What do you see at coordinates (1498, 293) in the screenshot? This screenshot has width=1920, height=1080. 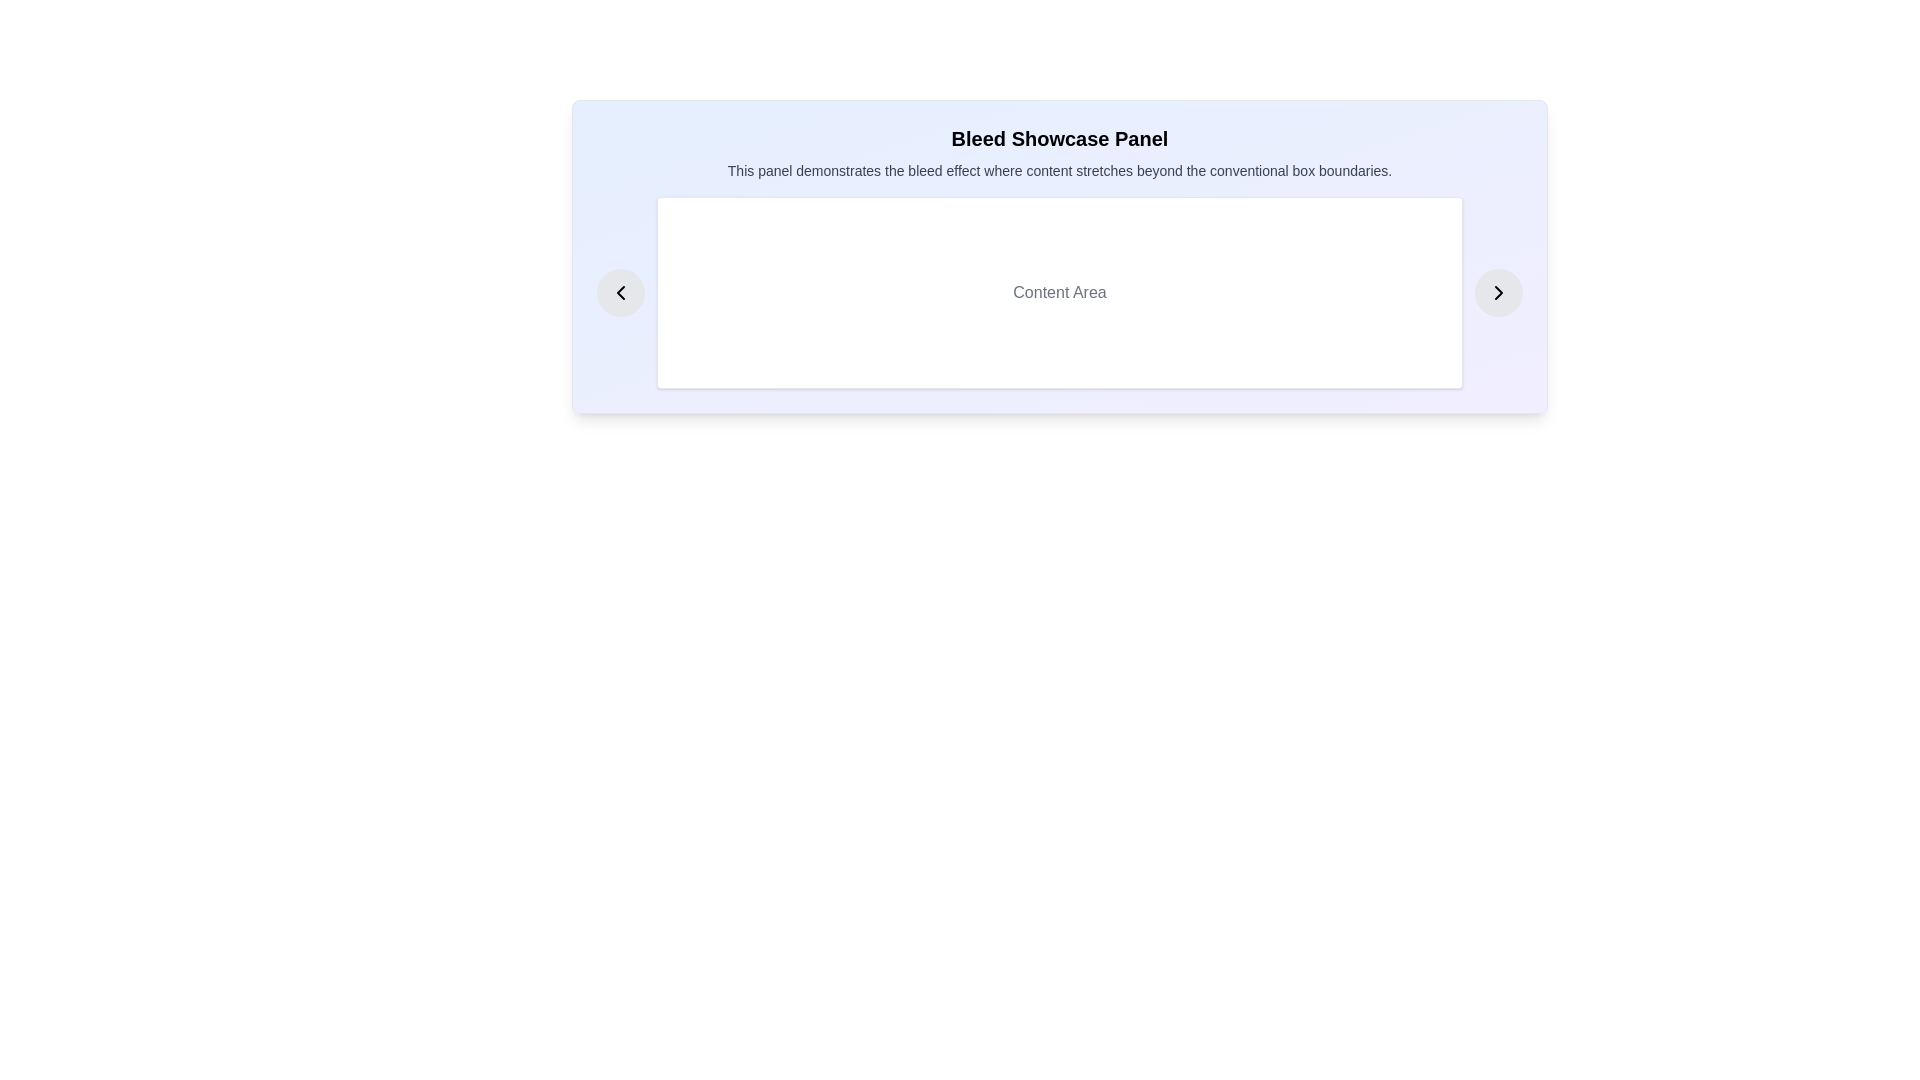 I see `the navigation icon button located on the far right side of the interface` at bounding box center [1498, 293].